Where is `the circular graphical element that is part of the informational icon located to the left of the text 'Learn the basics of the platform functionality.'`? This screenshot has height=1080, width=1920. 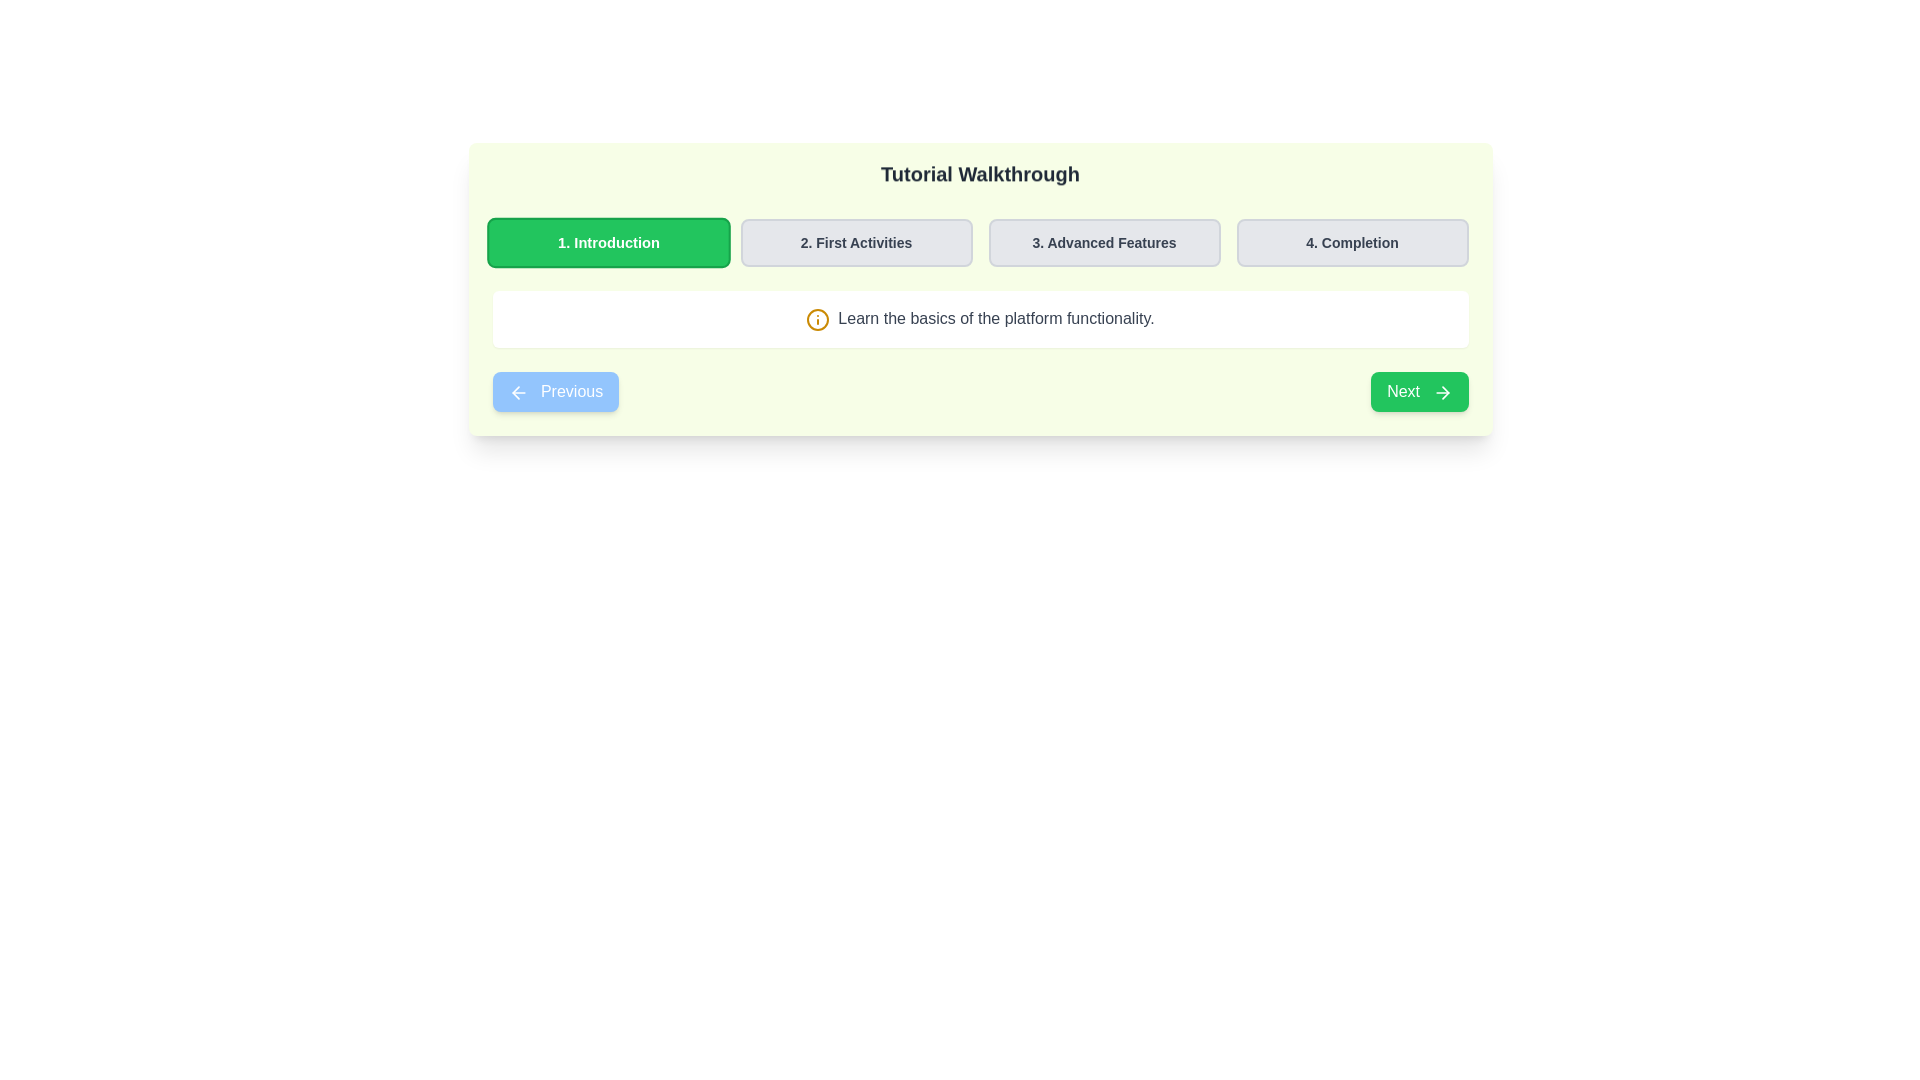
the circular graphical element that is part of the informational icon located to the left of the text 'Learn the basics of the platform functionality.' is located at coordinates (818, 318).